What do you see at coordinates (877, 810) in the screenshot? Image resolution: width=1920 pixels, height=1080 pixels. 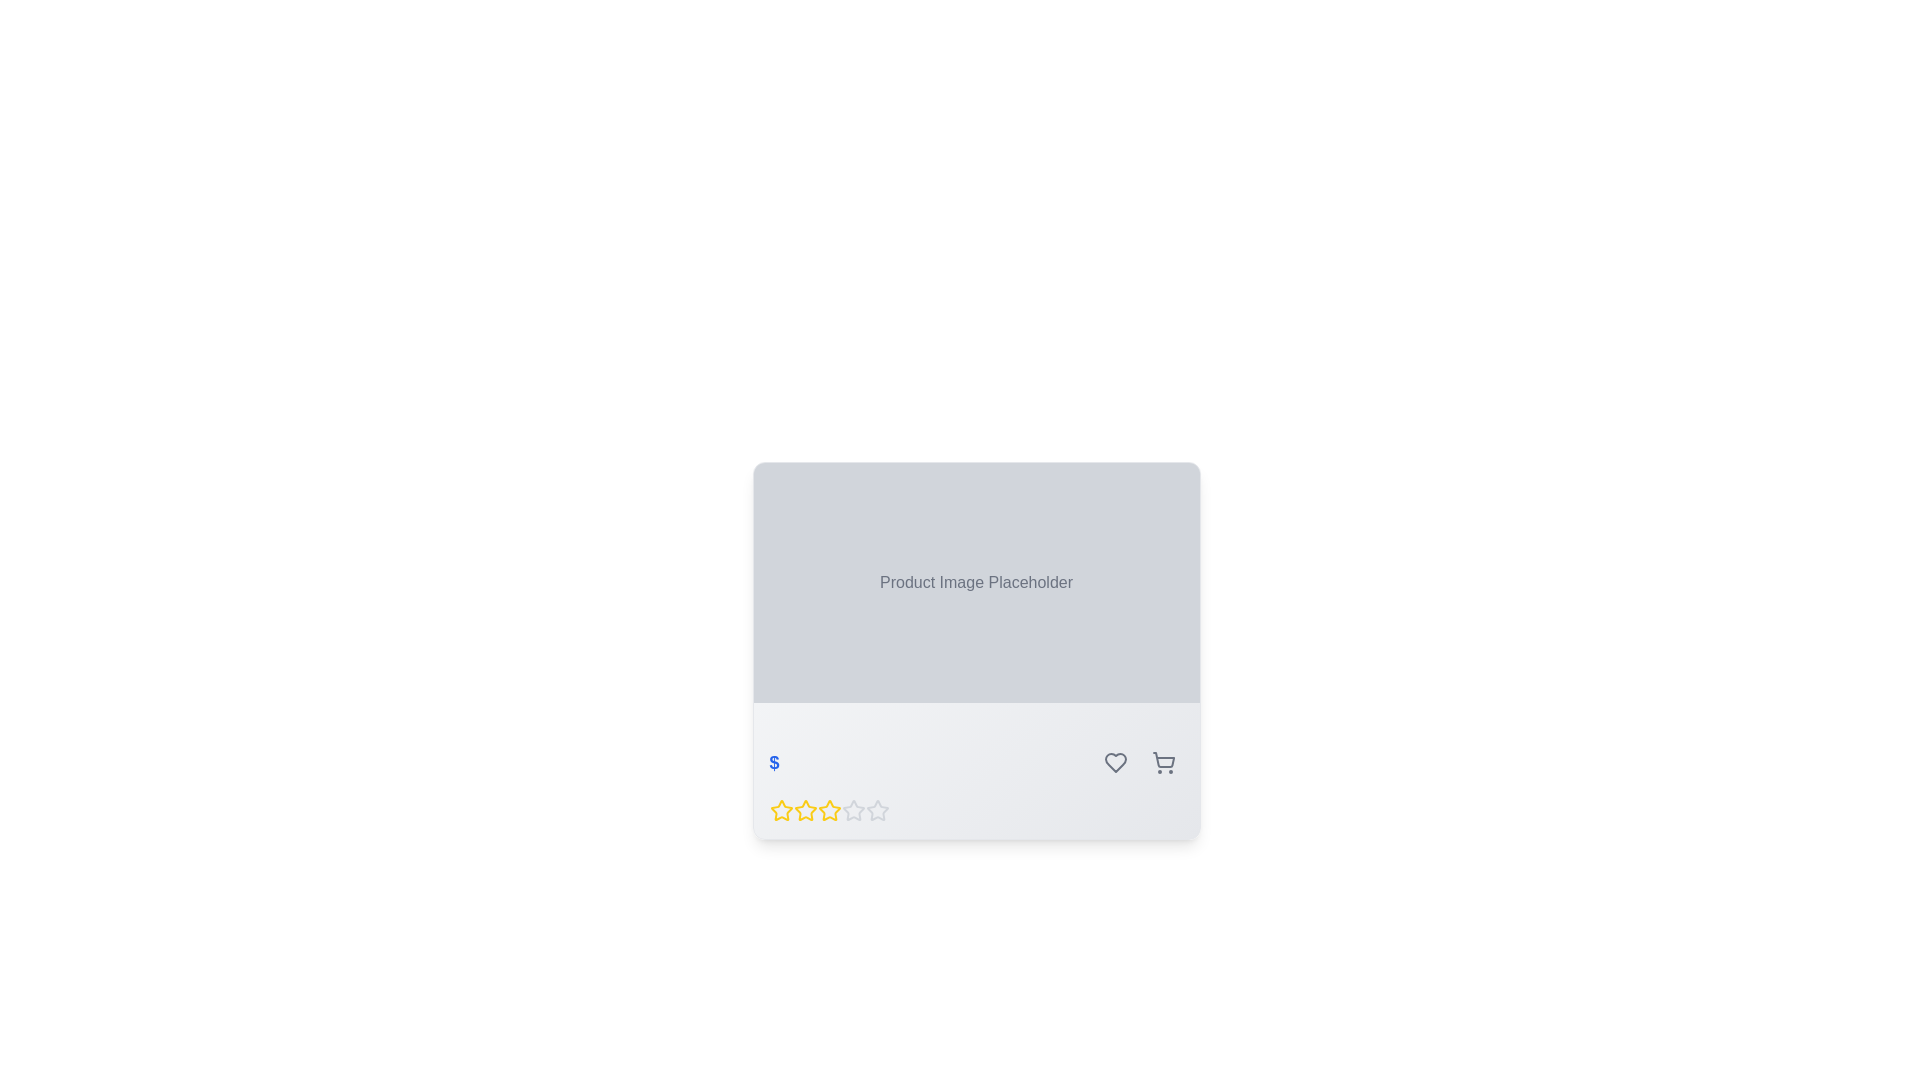 I see `the fifth star icon in the rating component` at bounding box center [877, 810].